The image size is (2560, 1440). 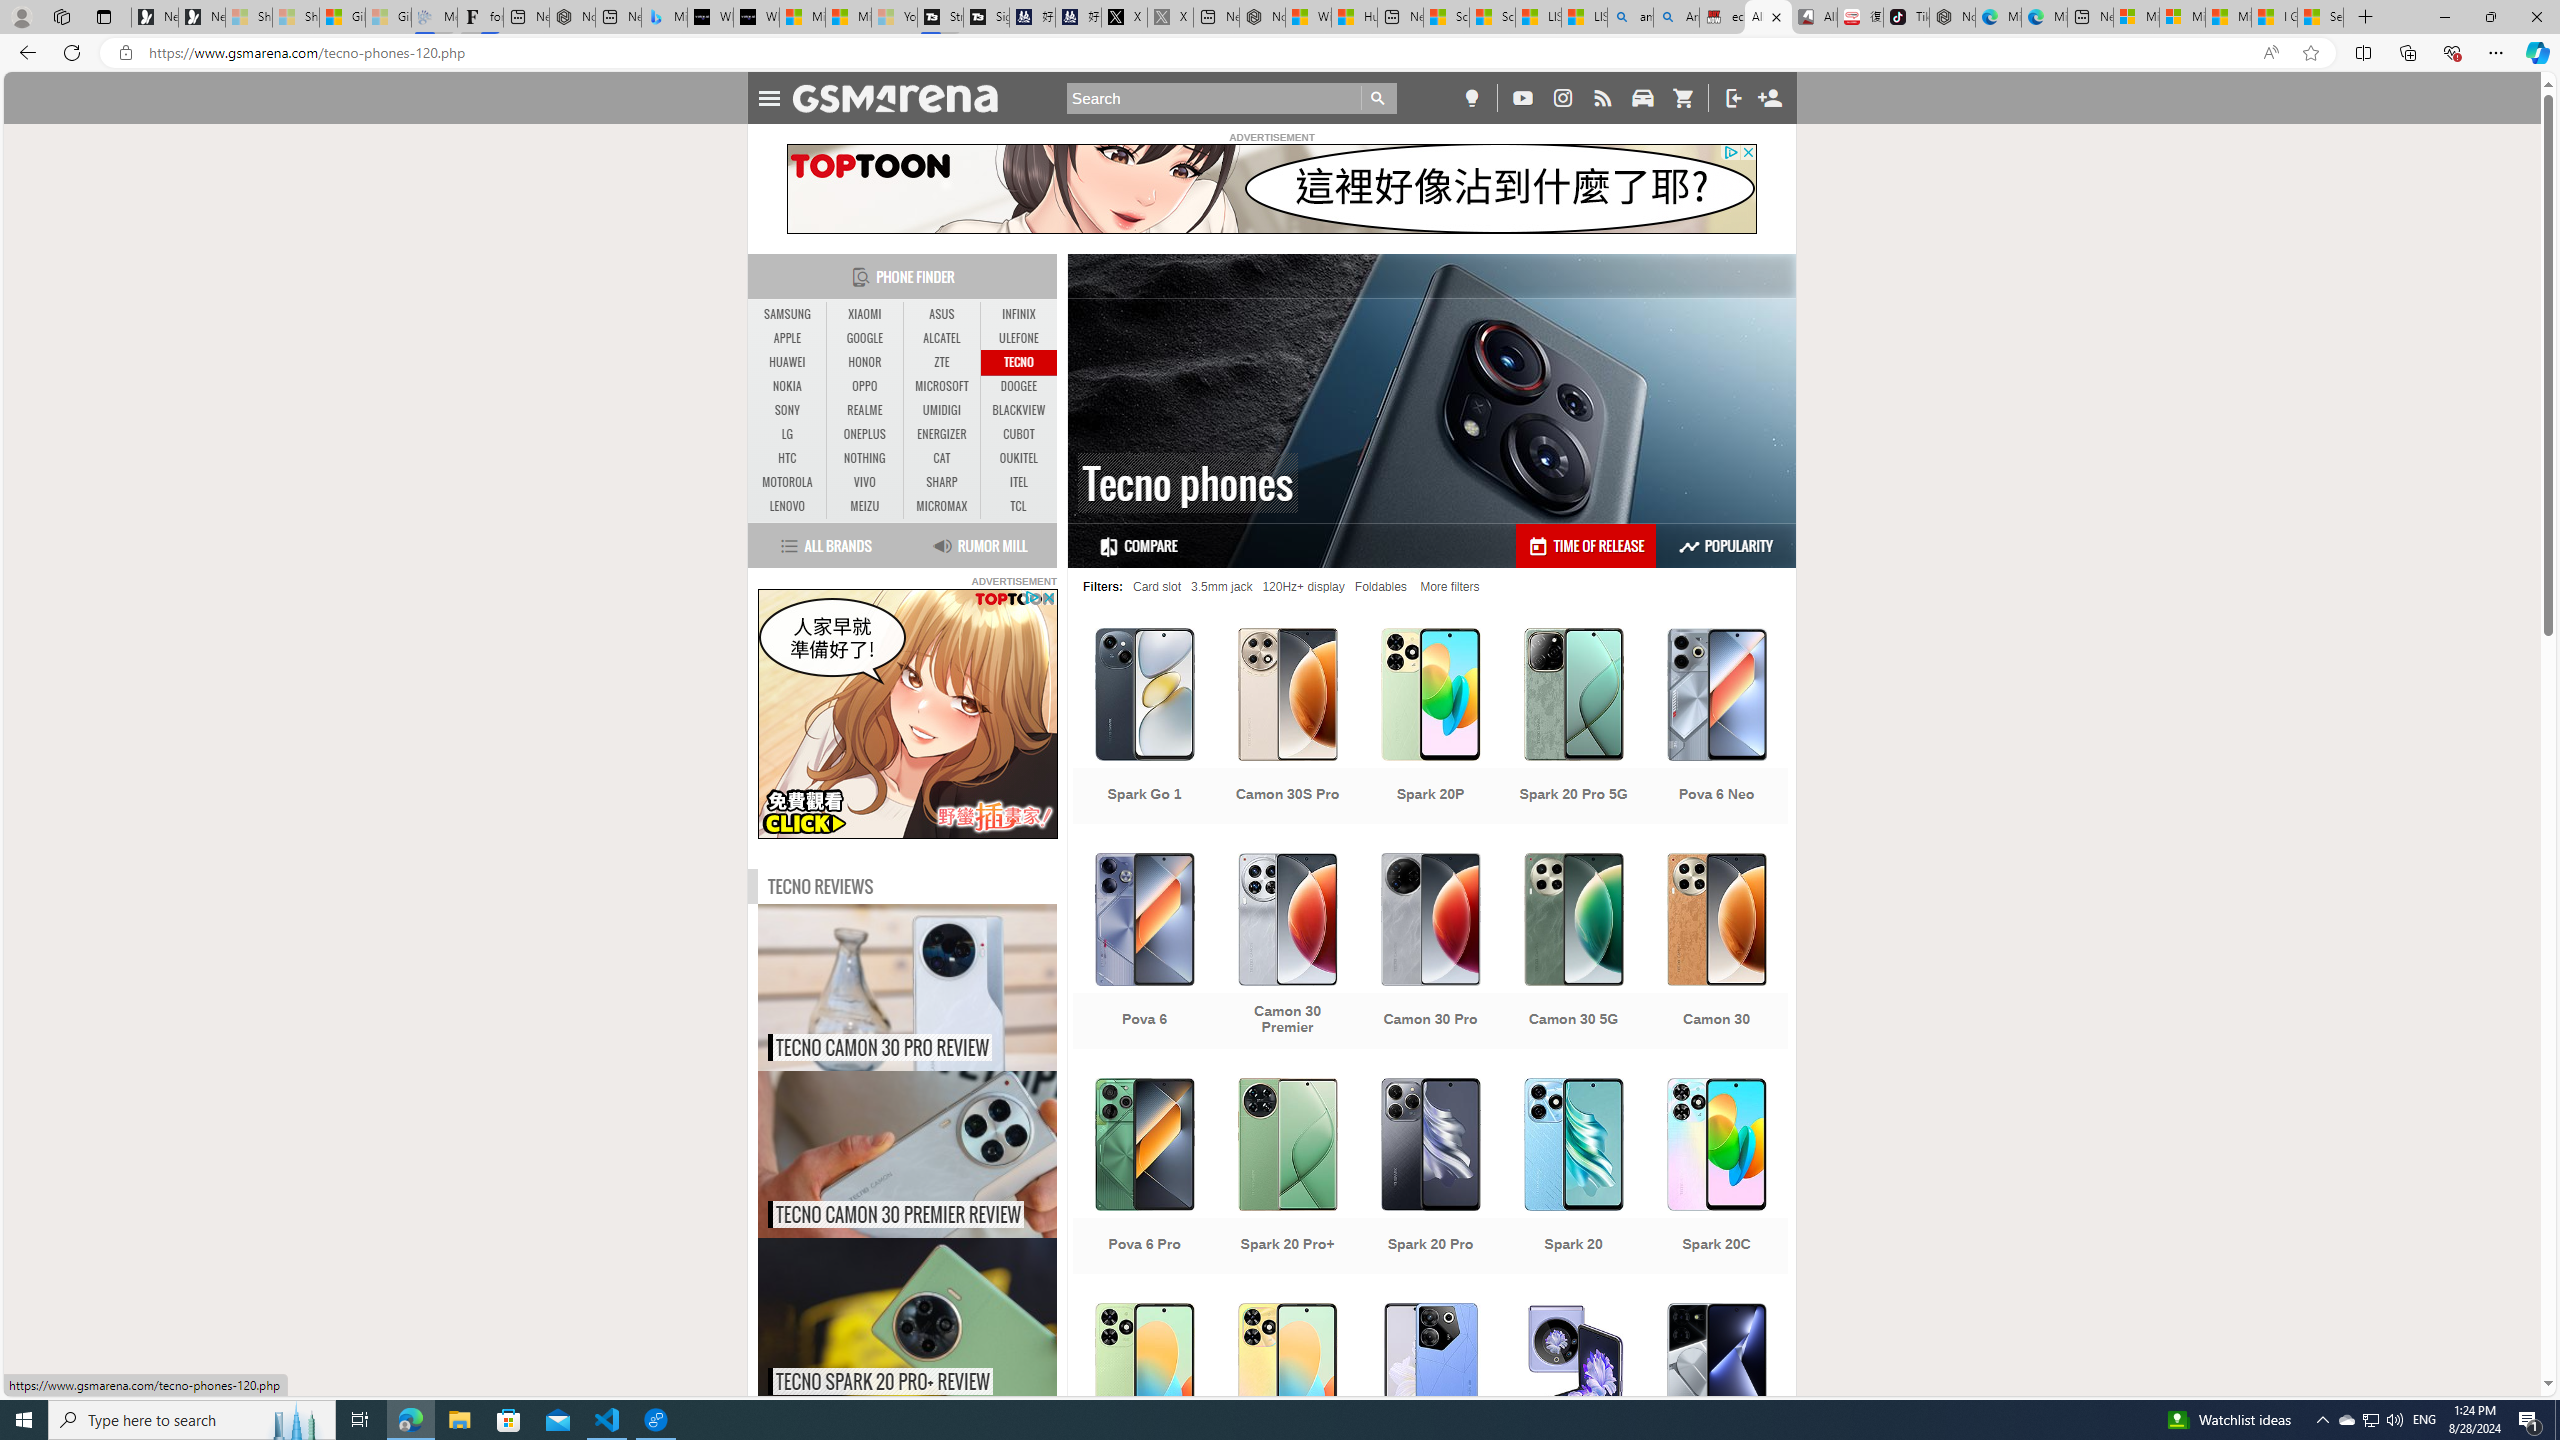 What do you see at coordinates (941, 409) in the screenshot?
I see `'UMIDIGI'` at bounding box center [941, 409].